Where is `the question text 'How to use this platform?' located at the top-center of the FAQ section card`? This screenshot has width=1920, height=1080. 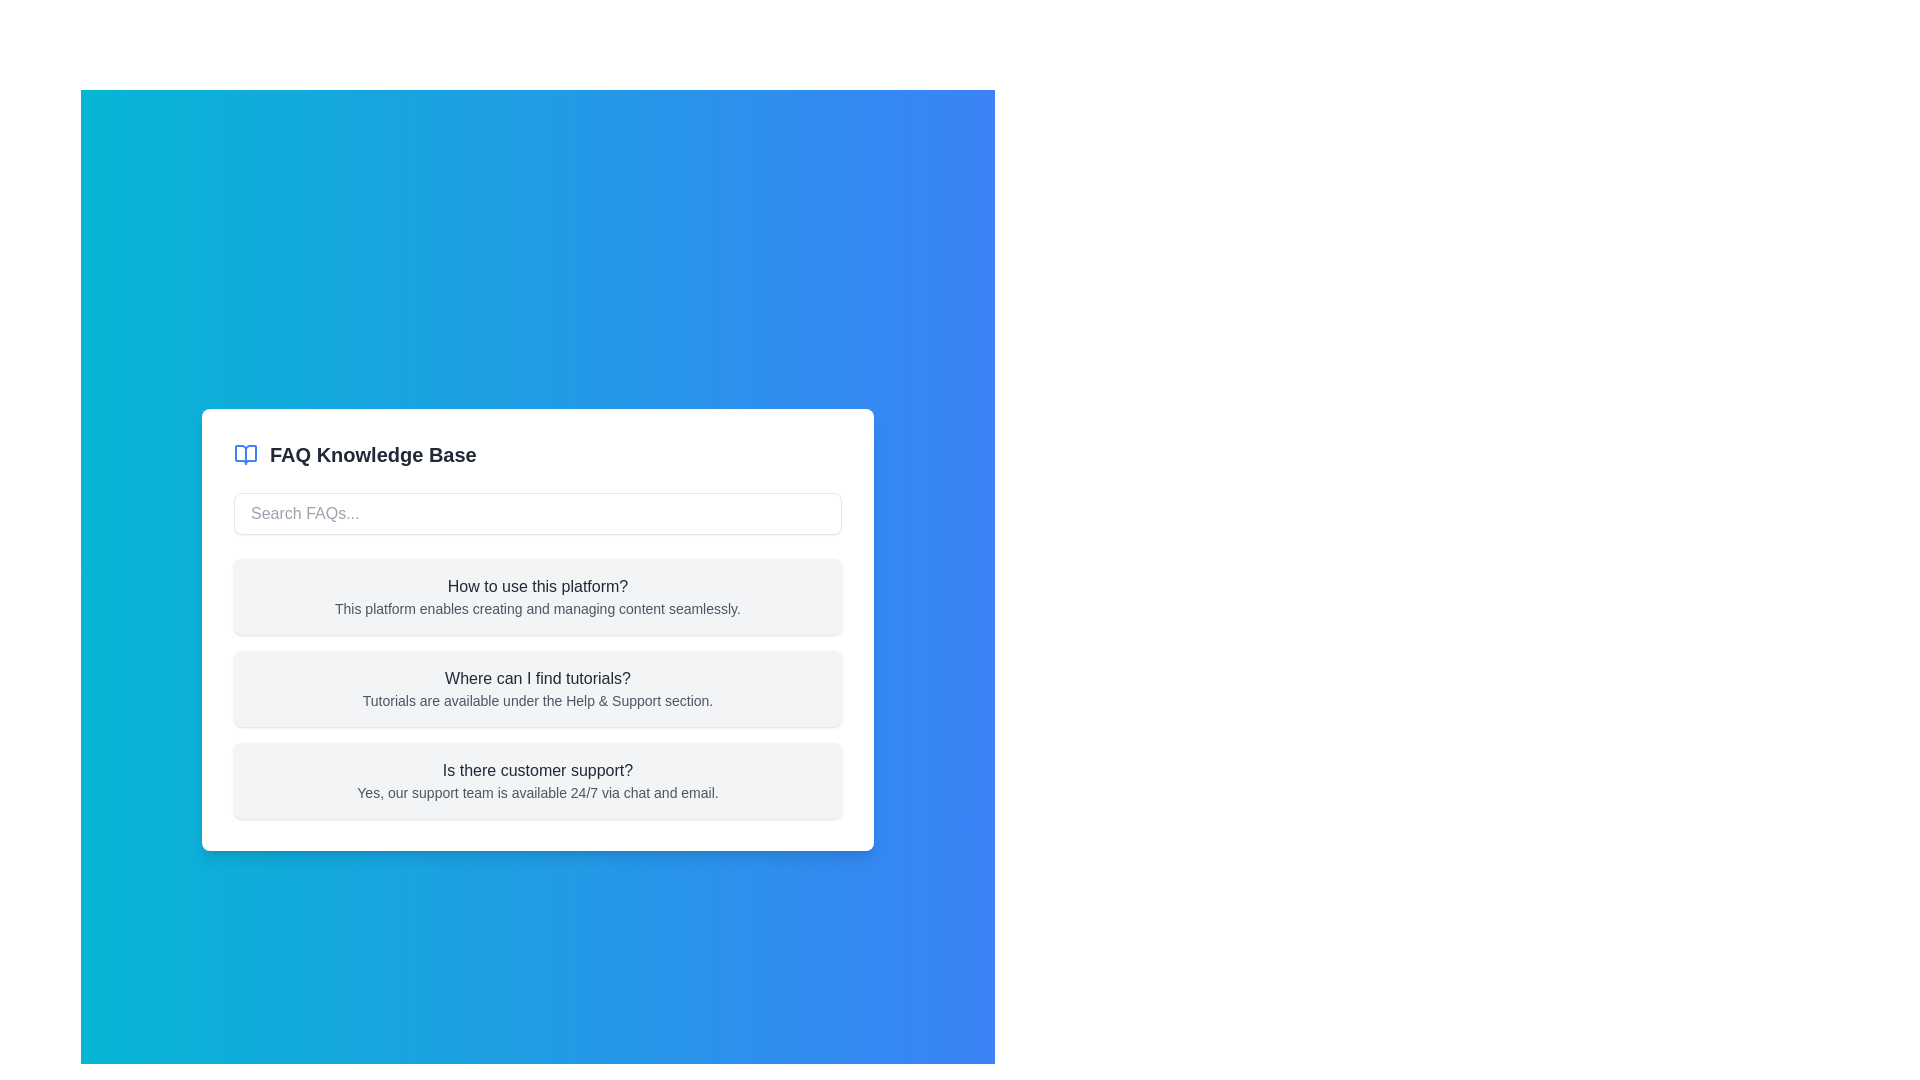 the question text 'How to use this platform?' located at the top-center of the FAQ section card is located at coordinates (537, 585).